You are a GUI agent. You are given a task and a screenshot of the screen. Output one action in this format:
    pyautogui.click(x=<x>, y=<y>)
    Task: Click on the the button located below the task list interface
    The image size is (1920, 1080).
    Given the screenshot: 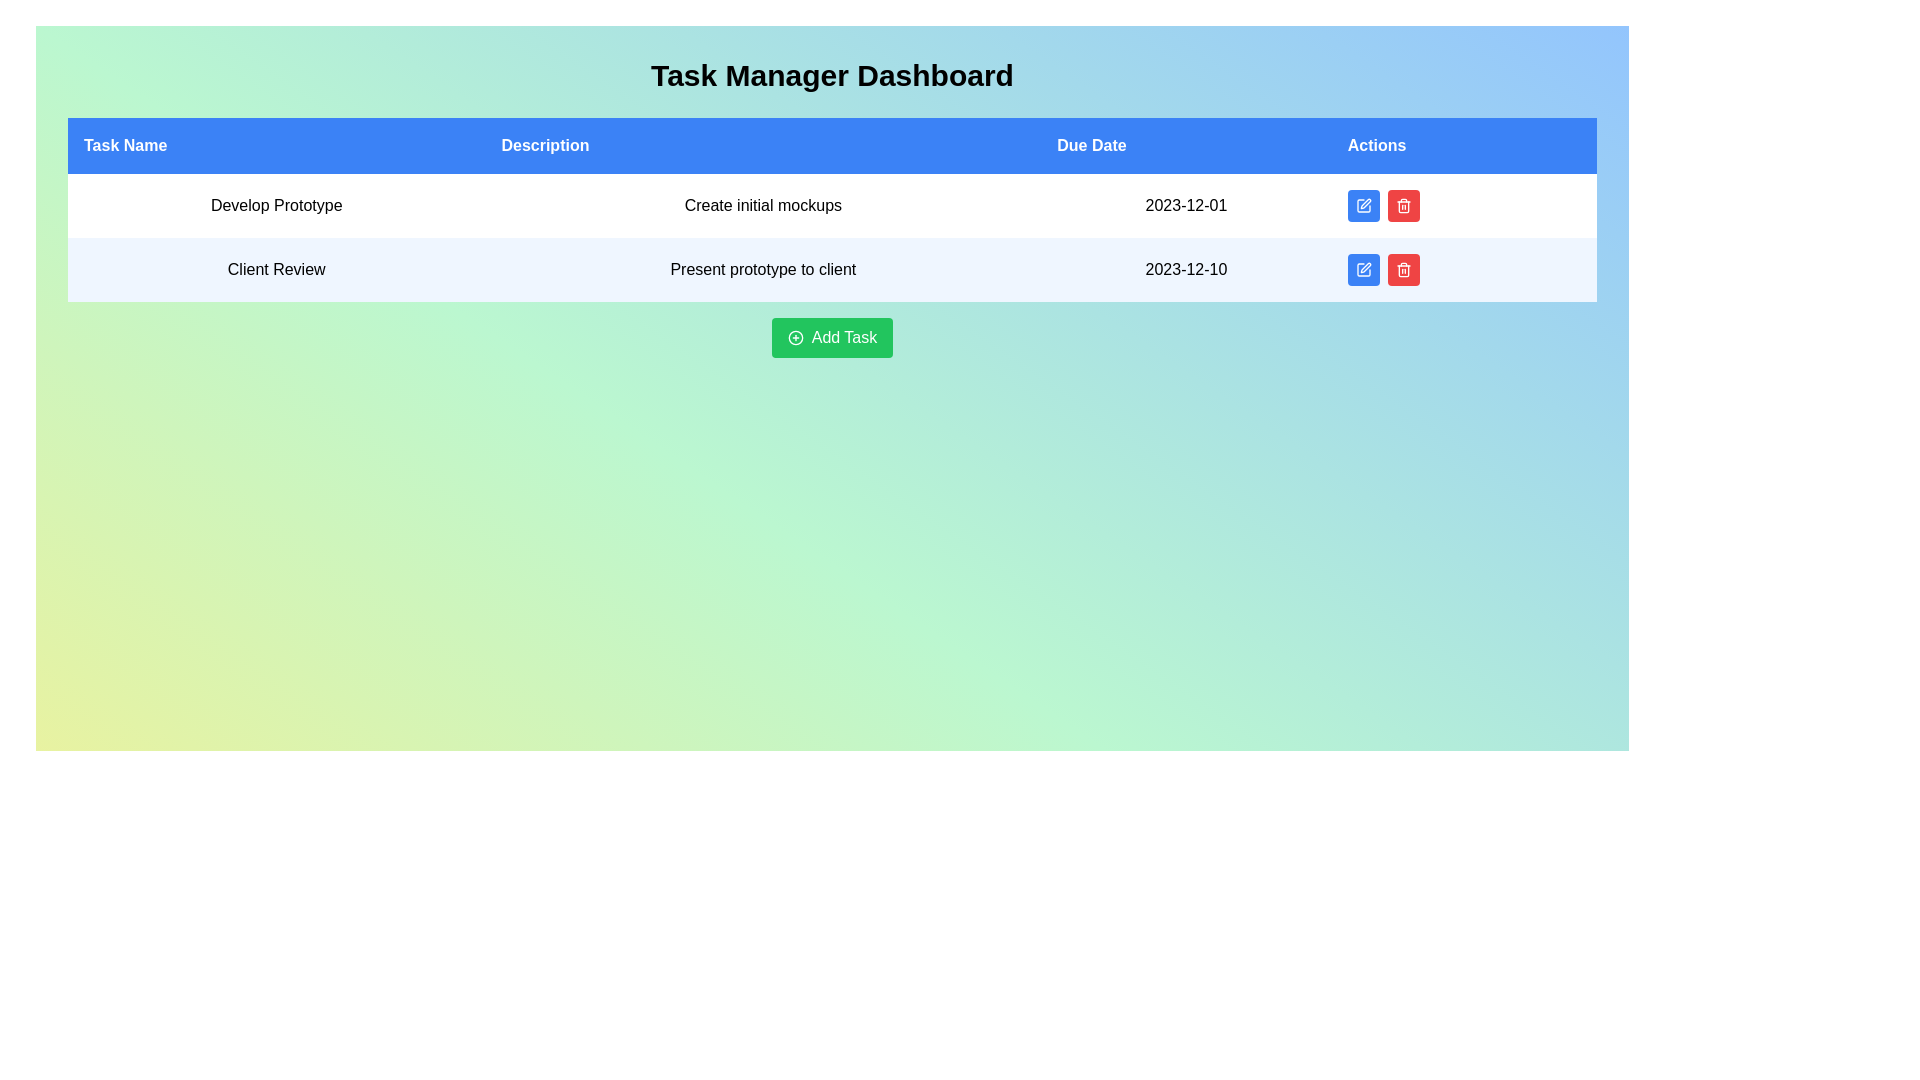 What is the action you would take?
    pyautogui.click(x=832, y=337)
    